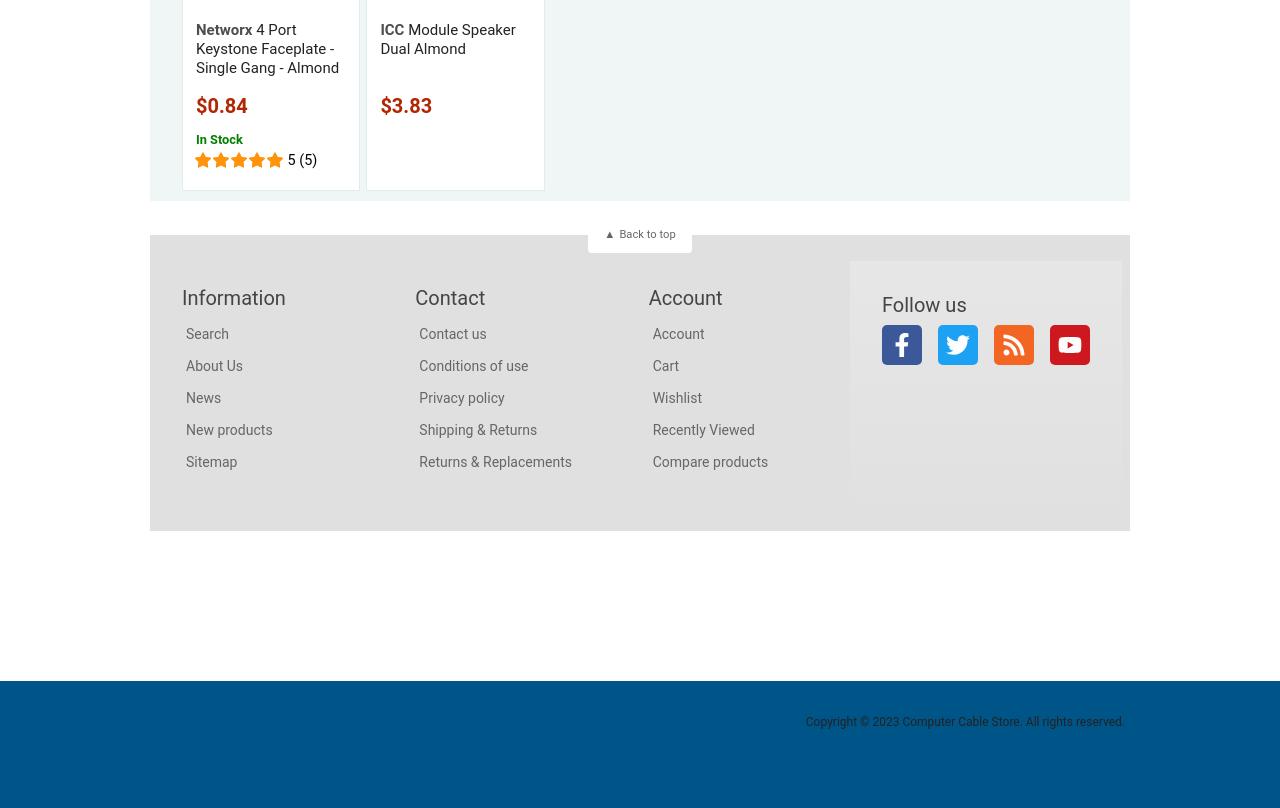  What do you see at coordinates (804, 719) in the screenshot?
I see `'Copyright © 2023 Computer Cable Store. All rights reserved.'` at bounding box center [804, 719].